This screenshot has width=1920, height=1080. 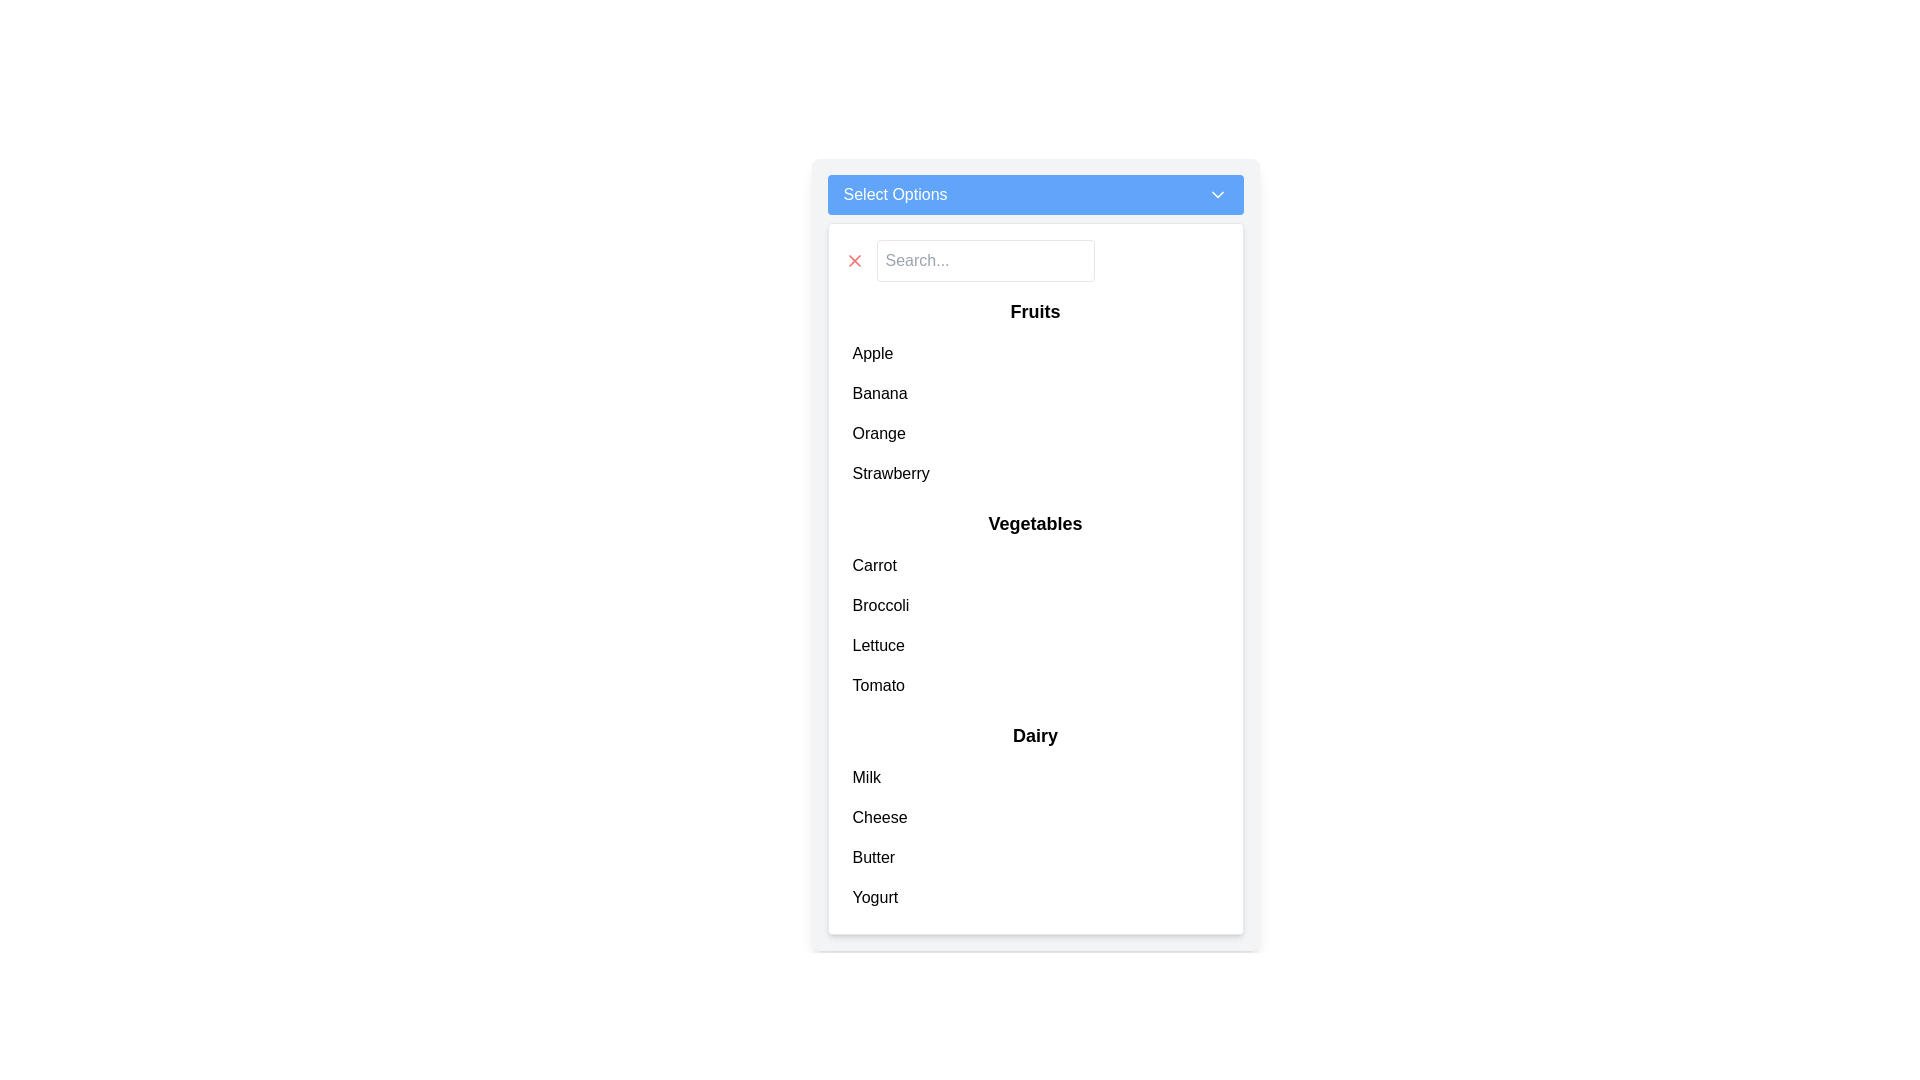 I want to click on the list item displaying 'Butter' which is the third item under the 'Dairy' section, so click(x=1035, y=856).